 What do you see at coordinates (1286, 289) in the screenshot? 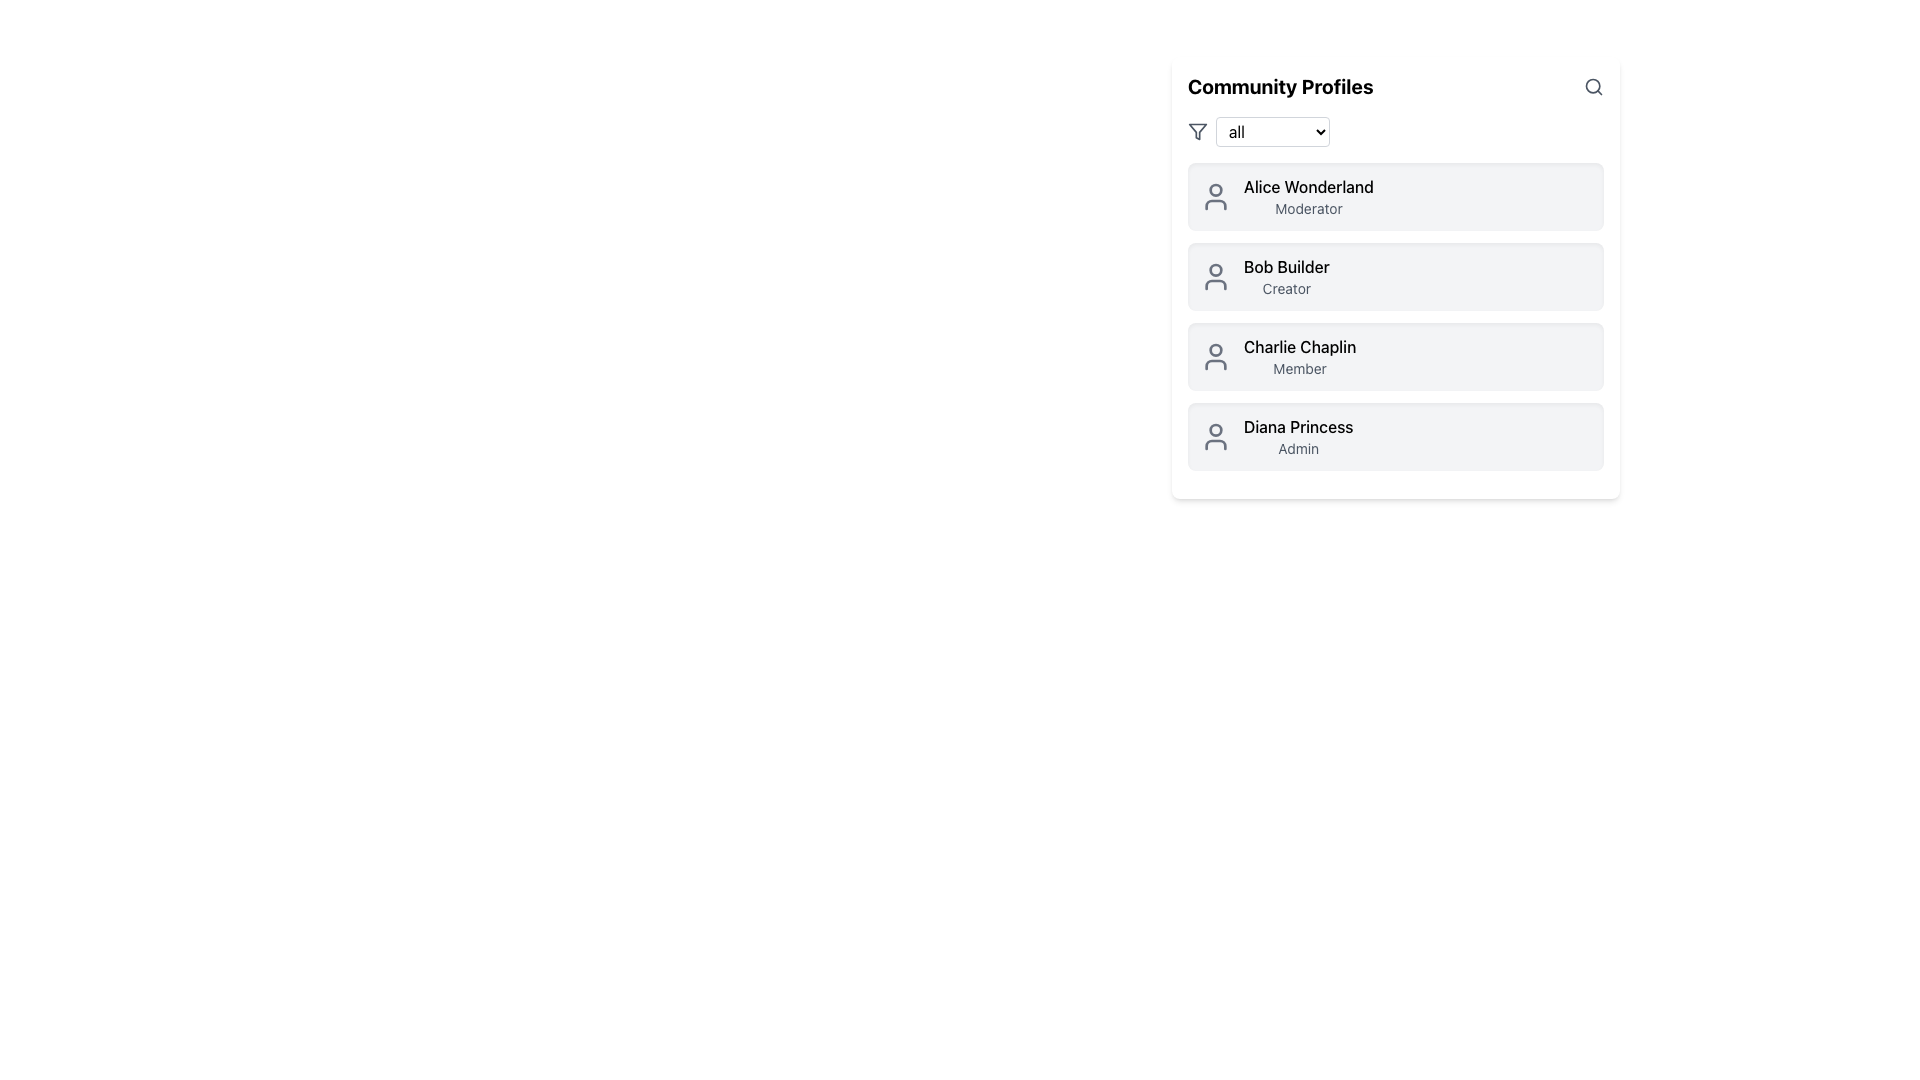
I see `text label indicating that the profile 'Bob Builder' has the role of 'Creator', which is the second text label under the 'Community Profiles' header` at bounding box center [1286, 289].